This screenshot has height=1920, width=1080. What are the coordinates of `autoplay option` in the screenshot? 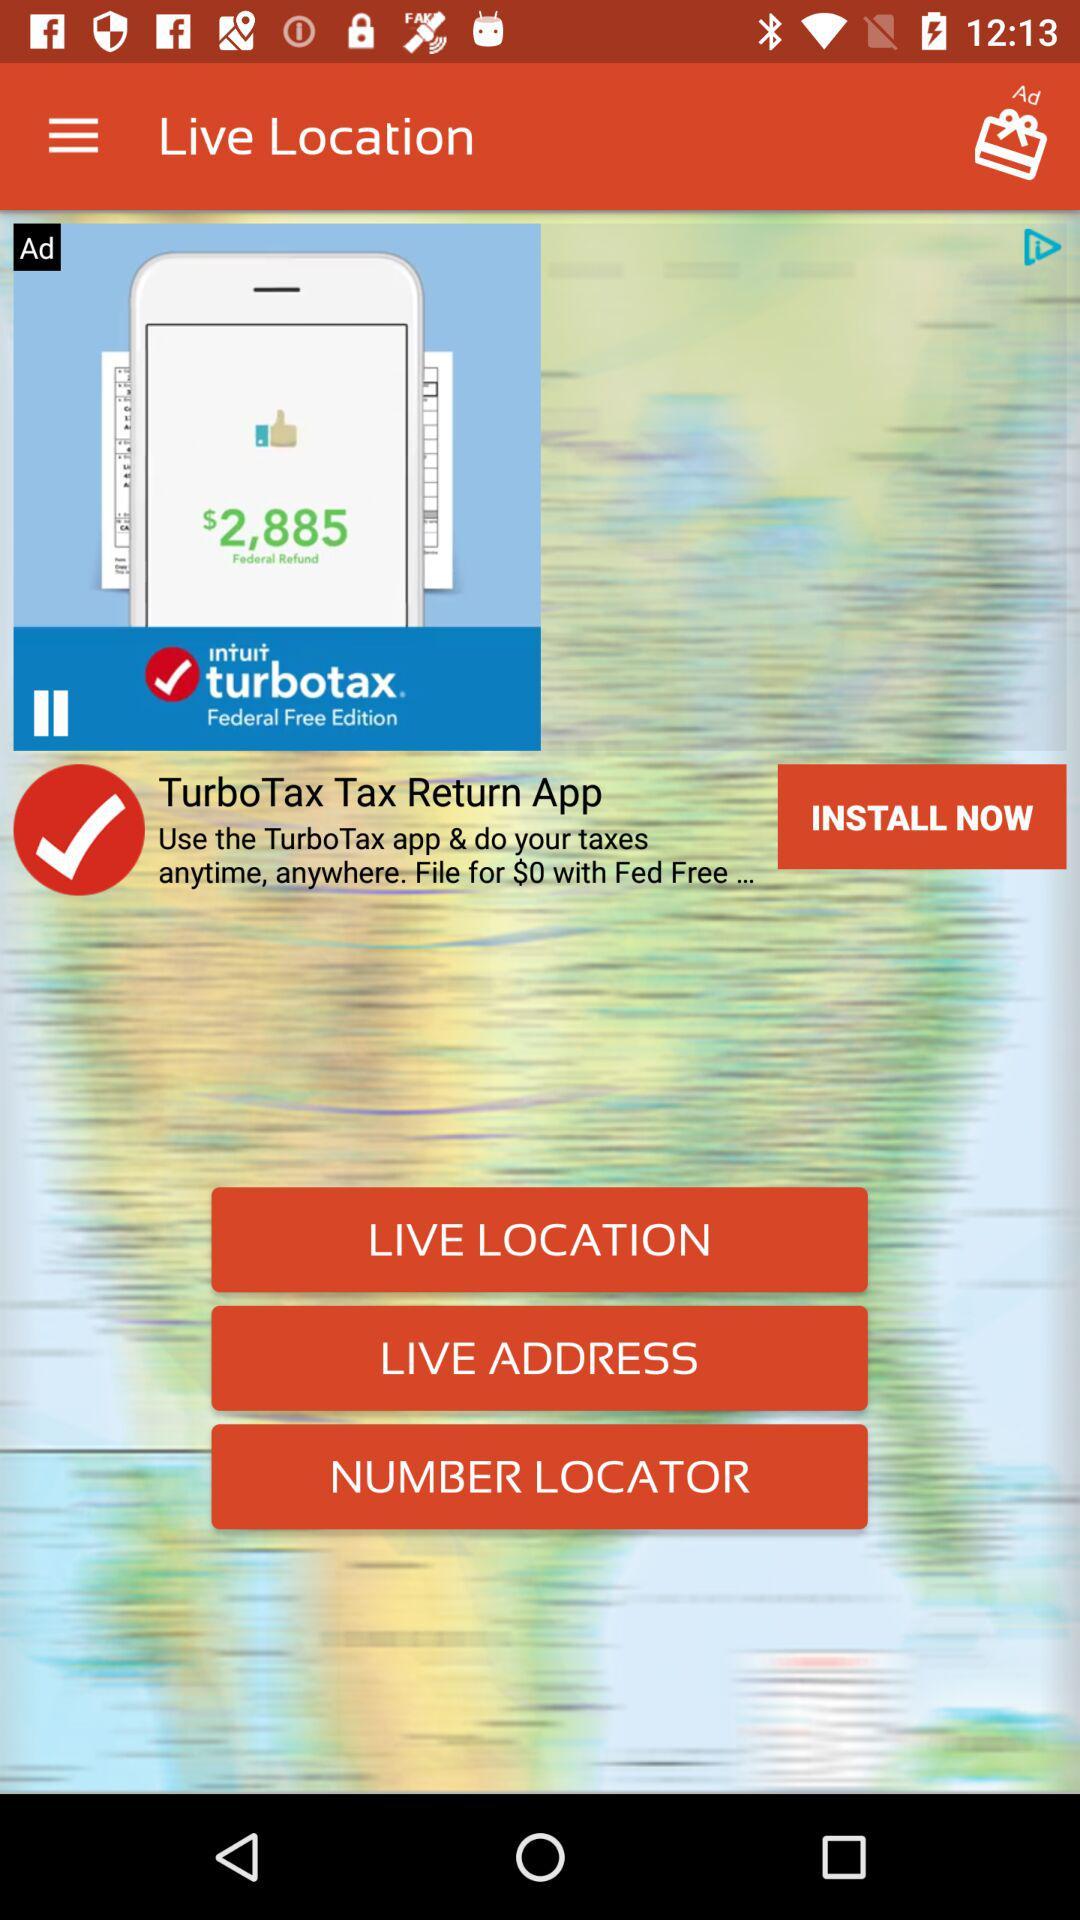 It's located at (49, 713).